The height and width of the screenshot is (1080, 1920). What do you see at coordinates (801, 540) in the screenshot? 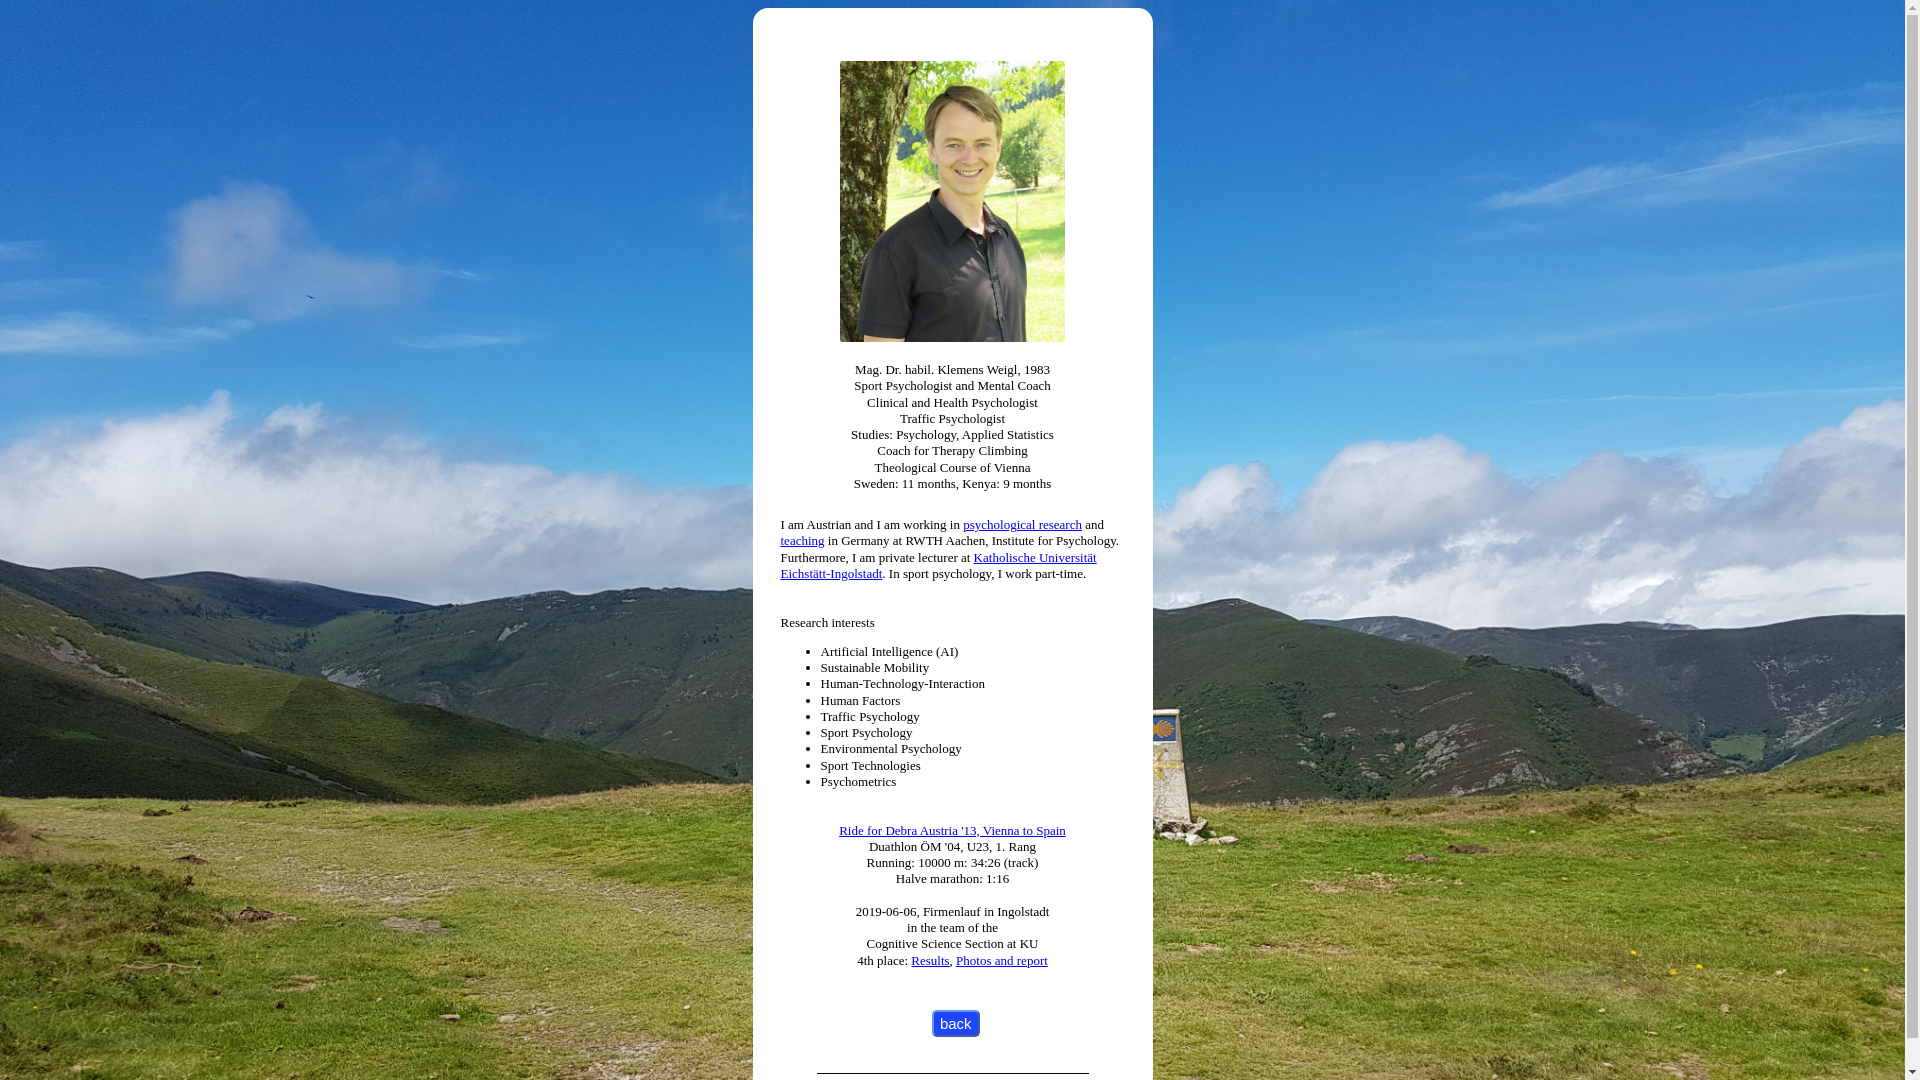
I see `'teaching'` at bounding box center [801, 540].